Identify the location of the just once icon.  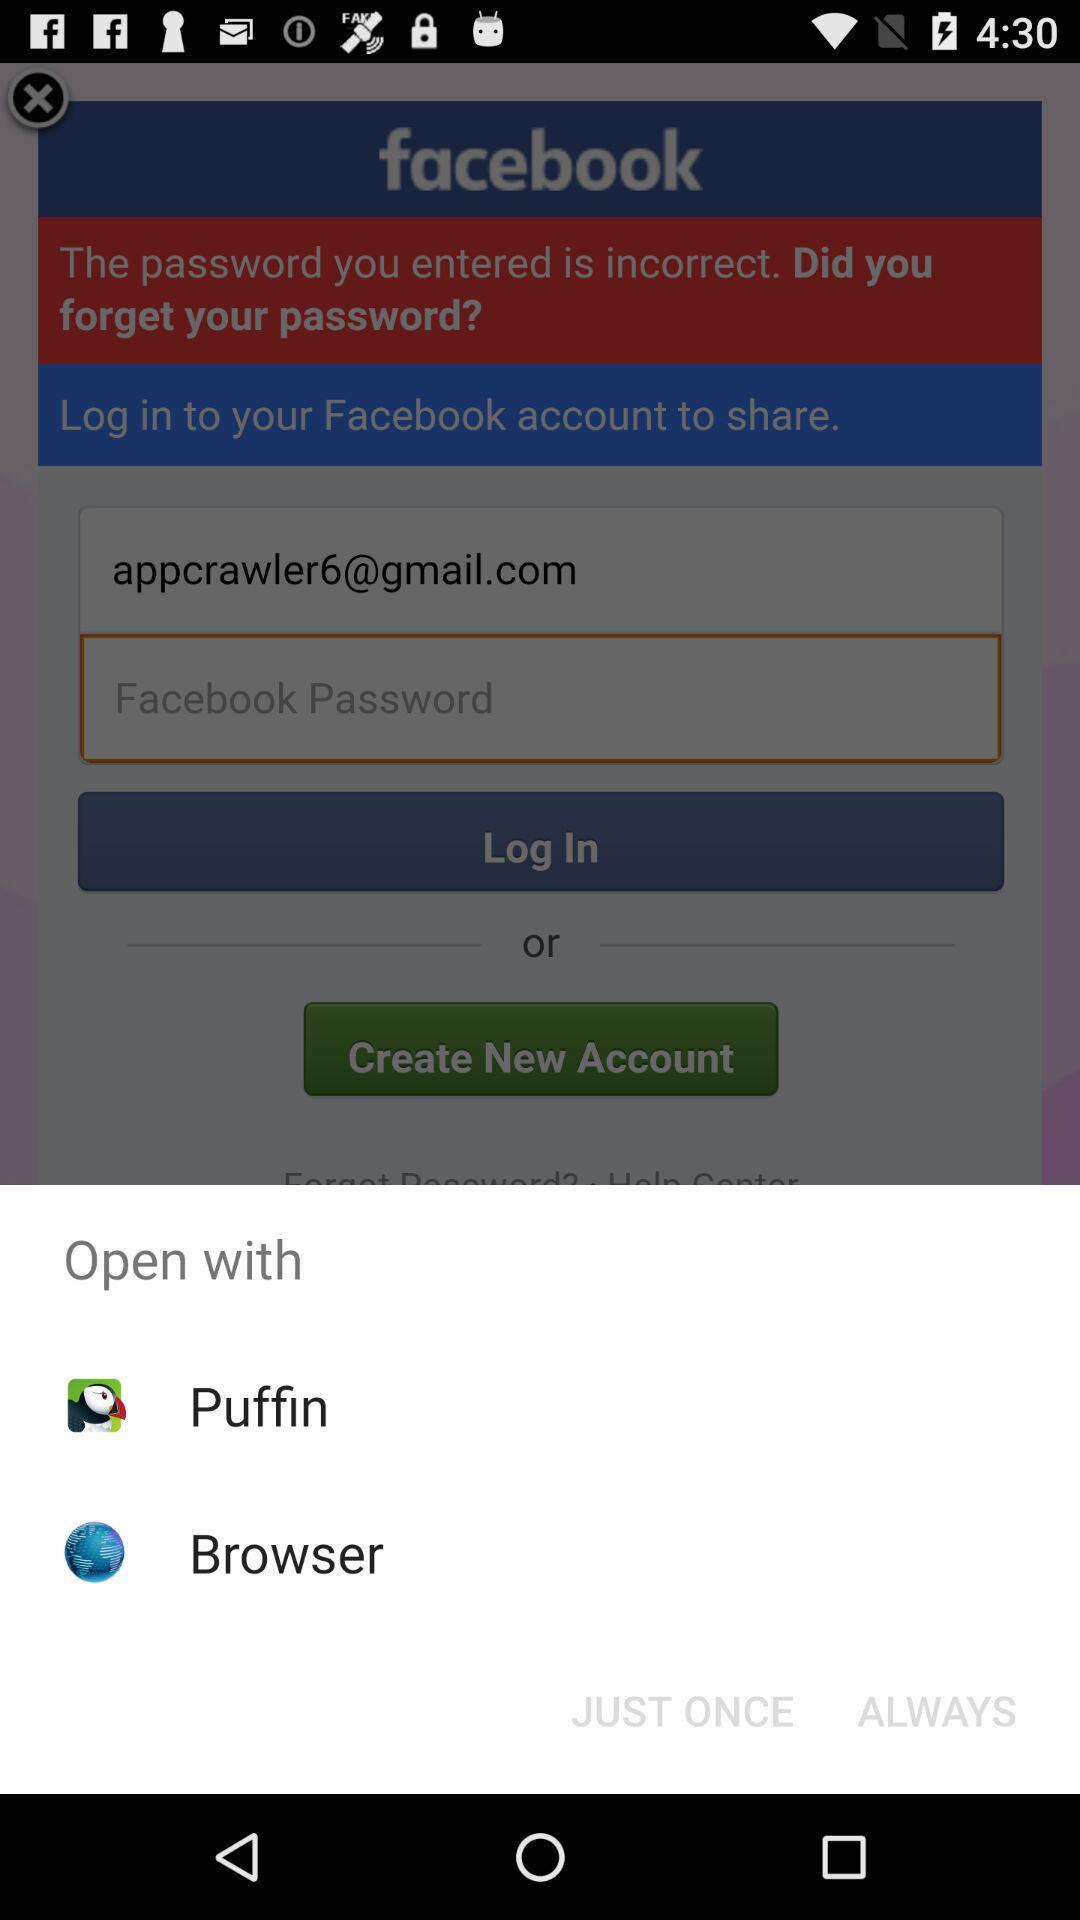
(681, 1708).